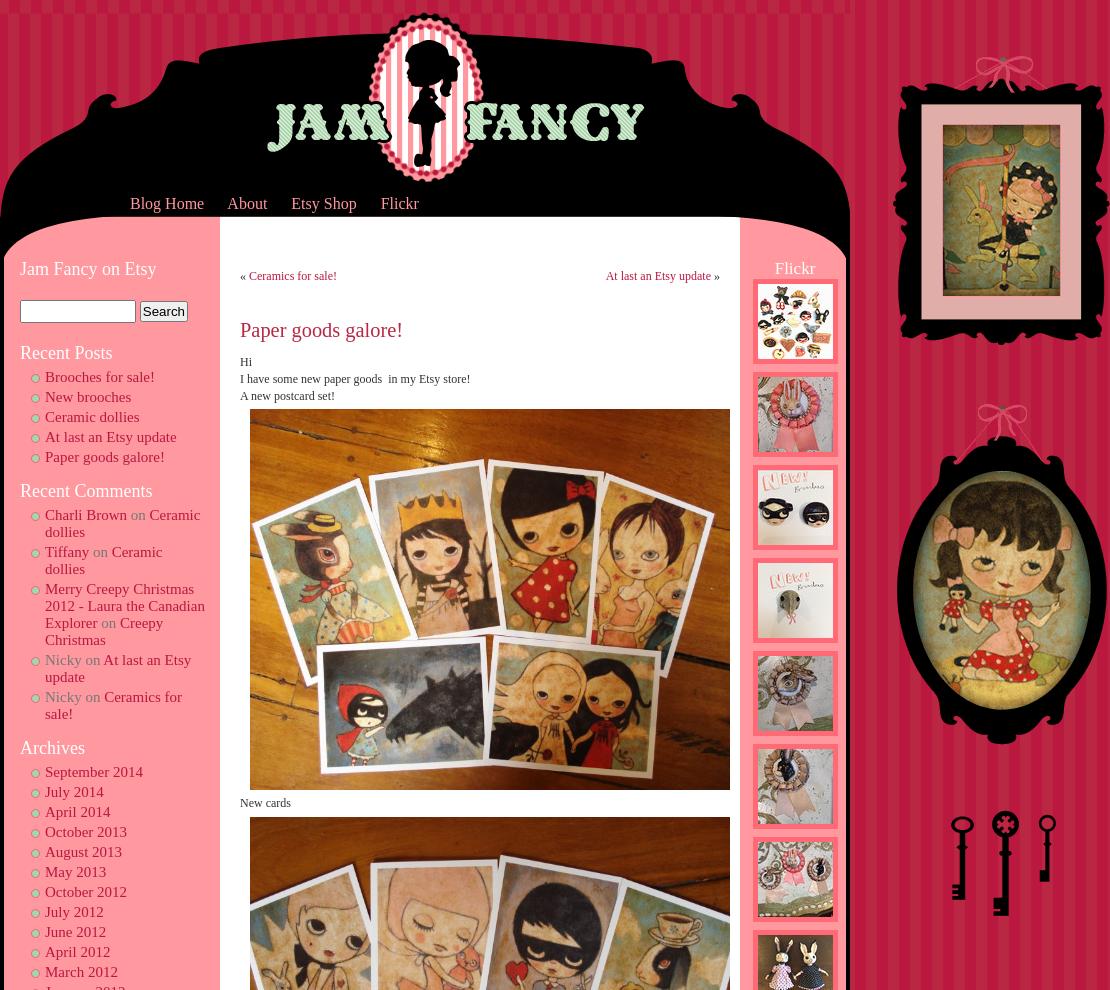 This screenshot has height=990, width=1110. What do you see at coordinates (73, 910) in the screenshot?
I see `'July 2012'` at bounding box center [73, 910].